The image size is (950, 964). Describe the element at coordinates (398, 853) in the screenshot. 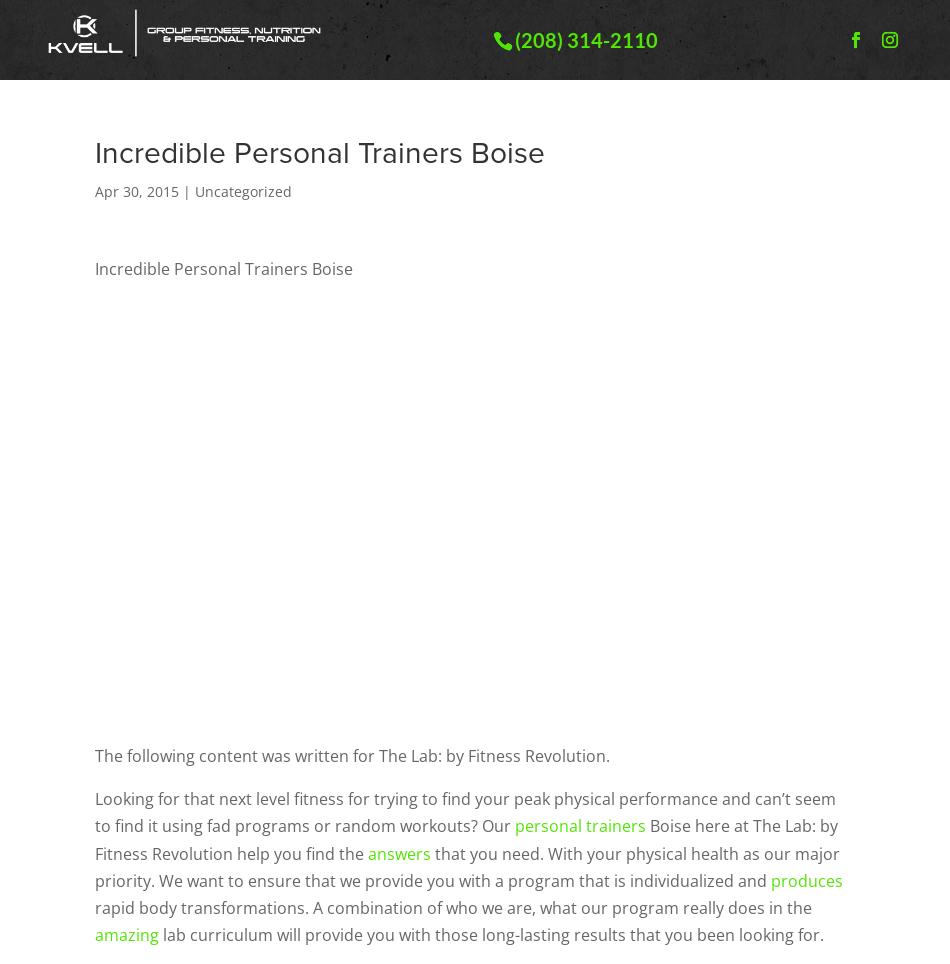

I see `'answers'` at that location.